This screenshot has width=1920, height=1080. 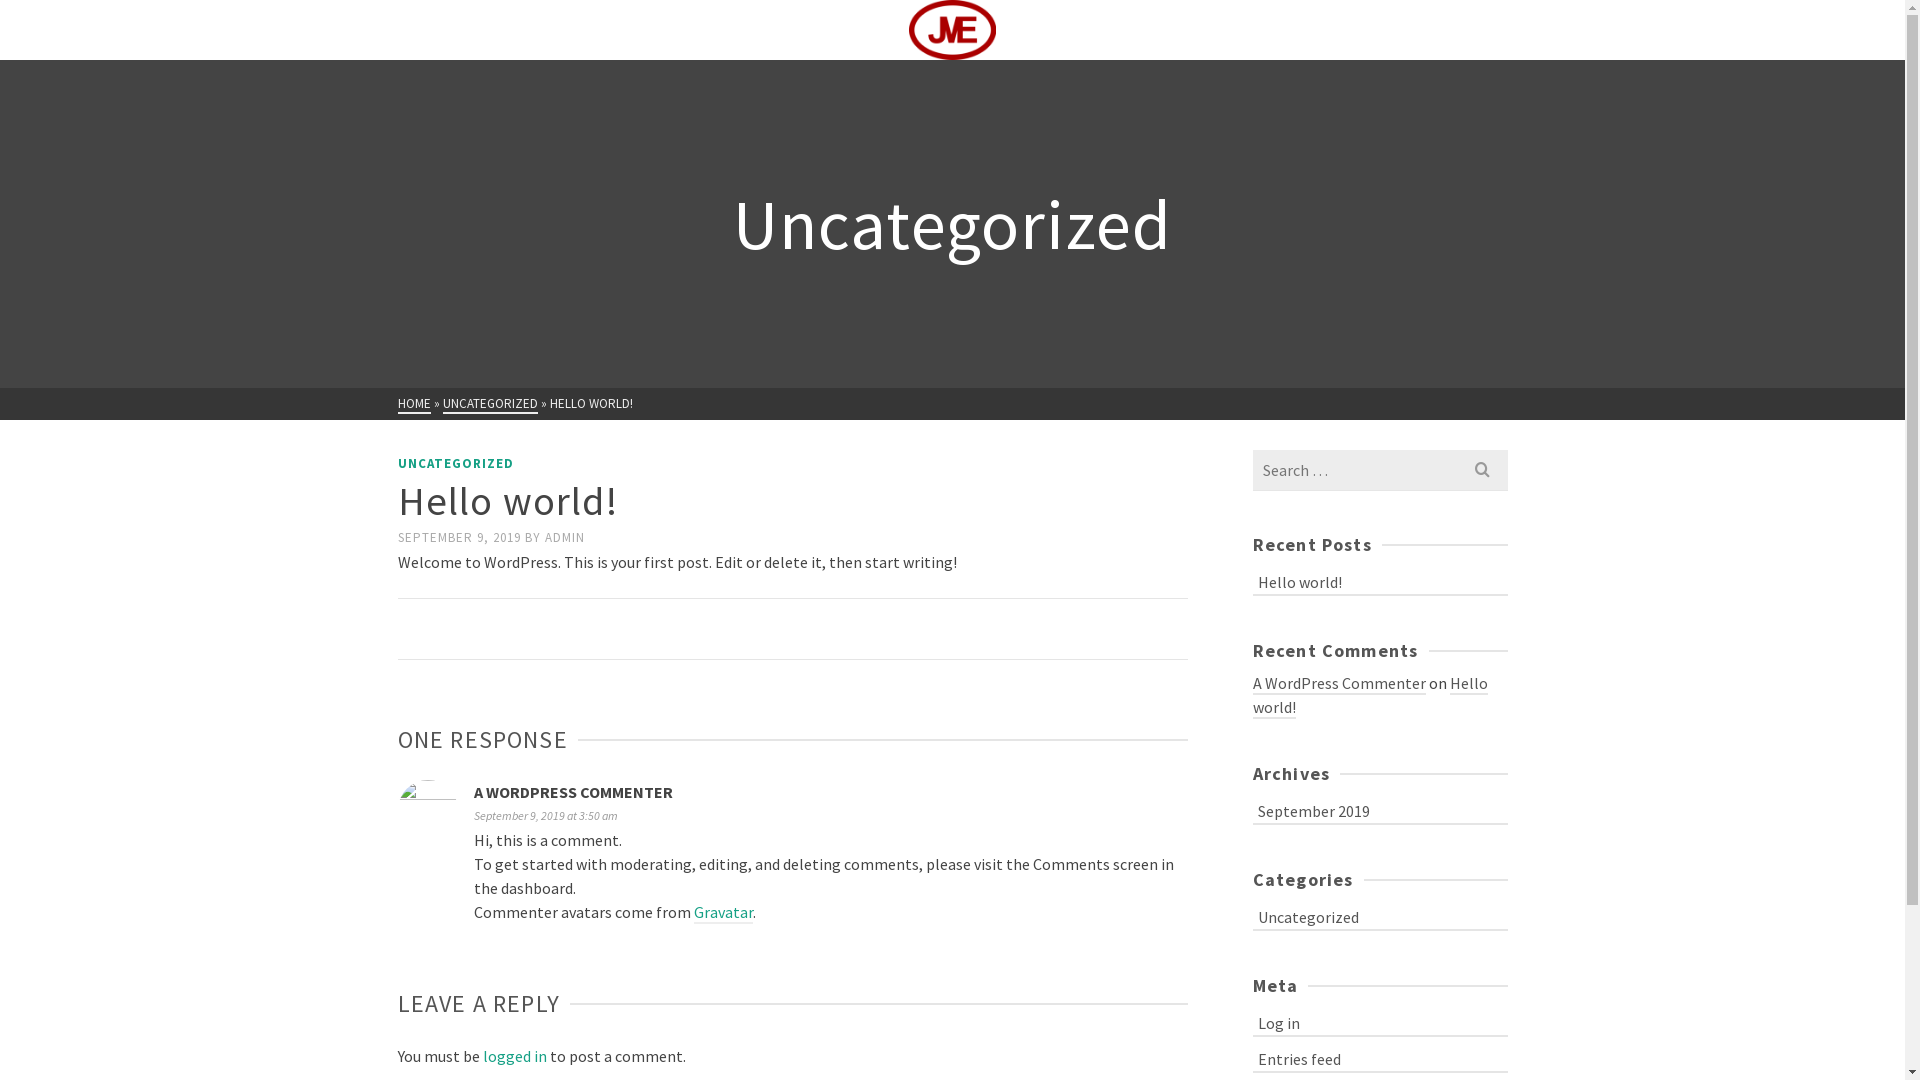 I want to click on 'ADMIN', so click(x=562, y=536).